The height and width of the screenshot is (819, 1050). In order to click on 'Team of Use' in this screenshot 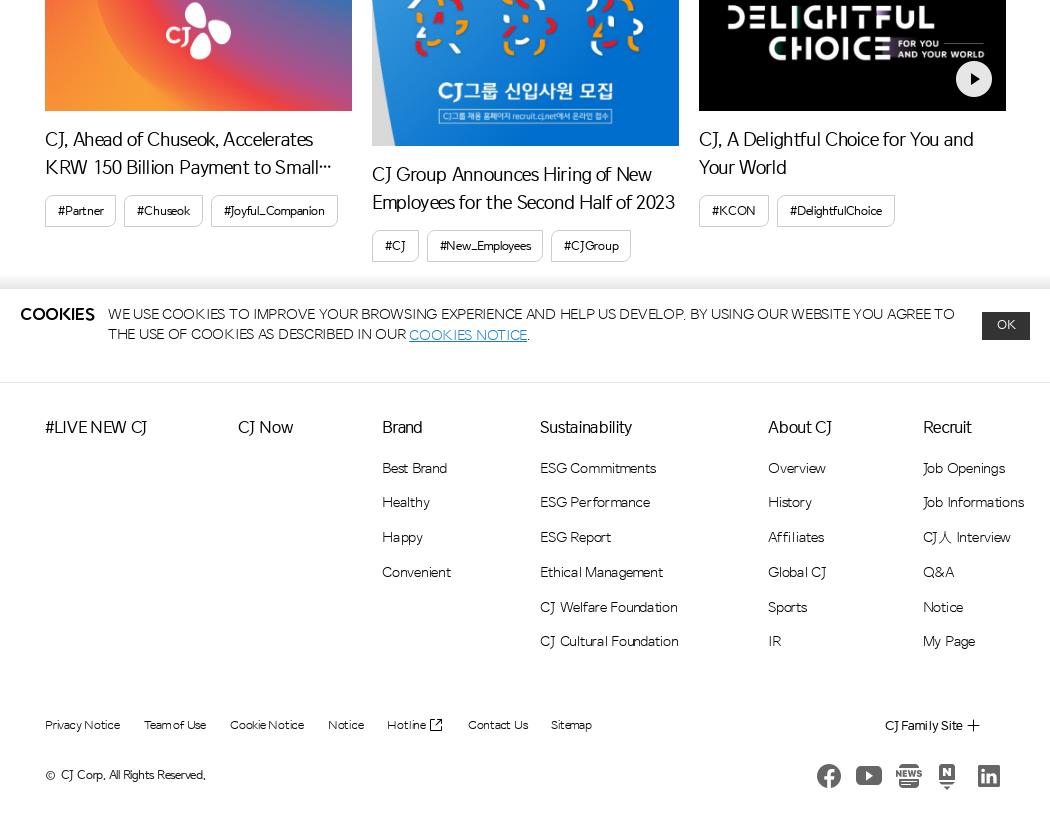, I will do `click(142, 723)`.